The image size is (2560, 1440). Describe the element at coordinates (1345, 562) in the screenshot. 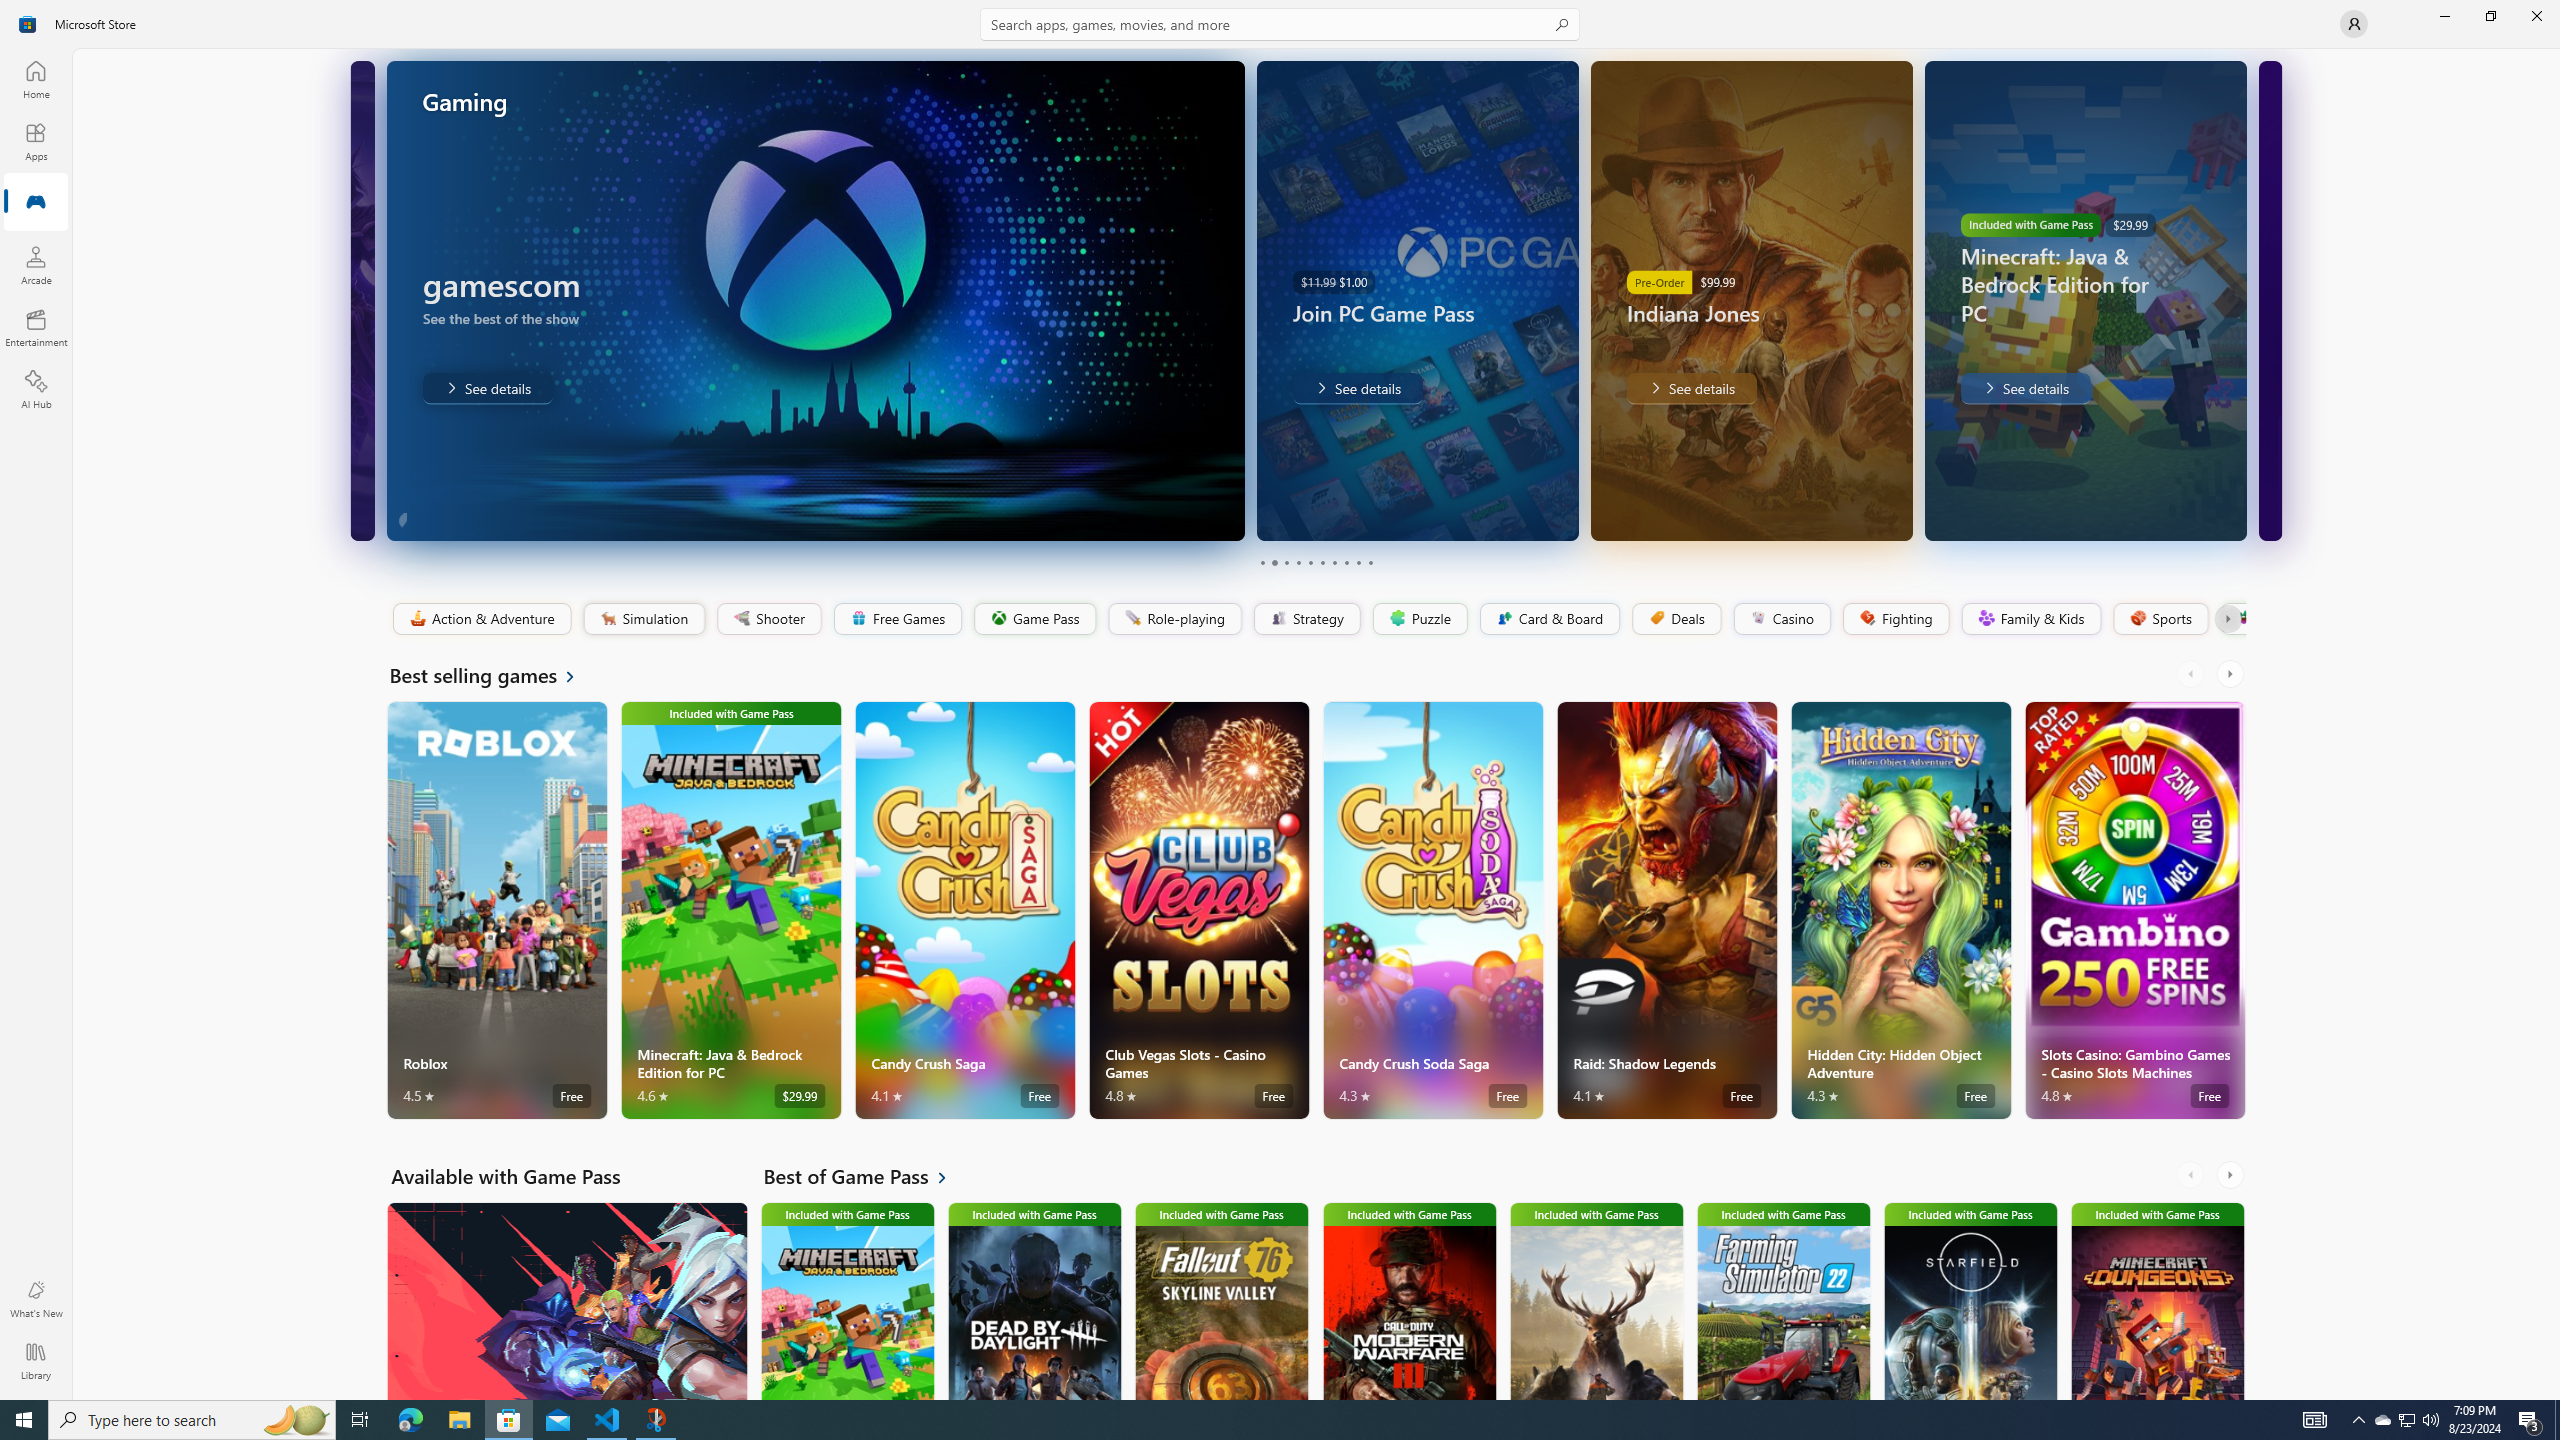

I see `'Page 8'` at that location.